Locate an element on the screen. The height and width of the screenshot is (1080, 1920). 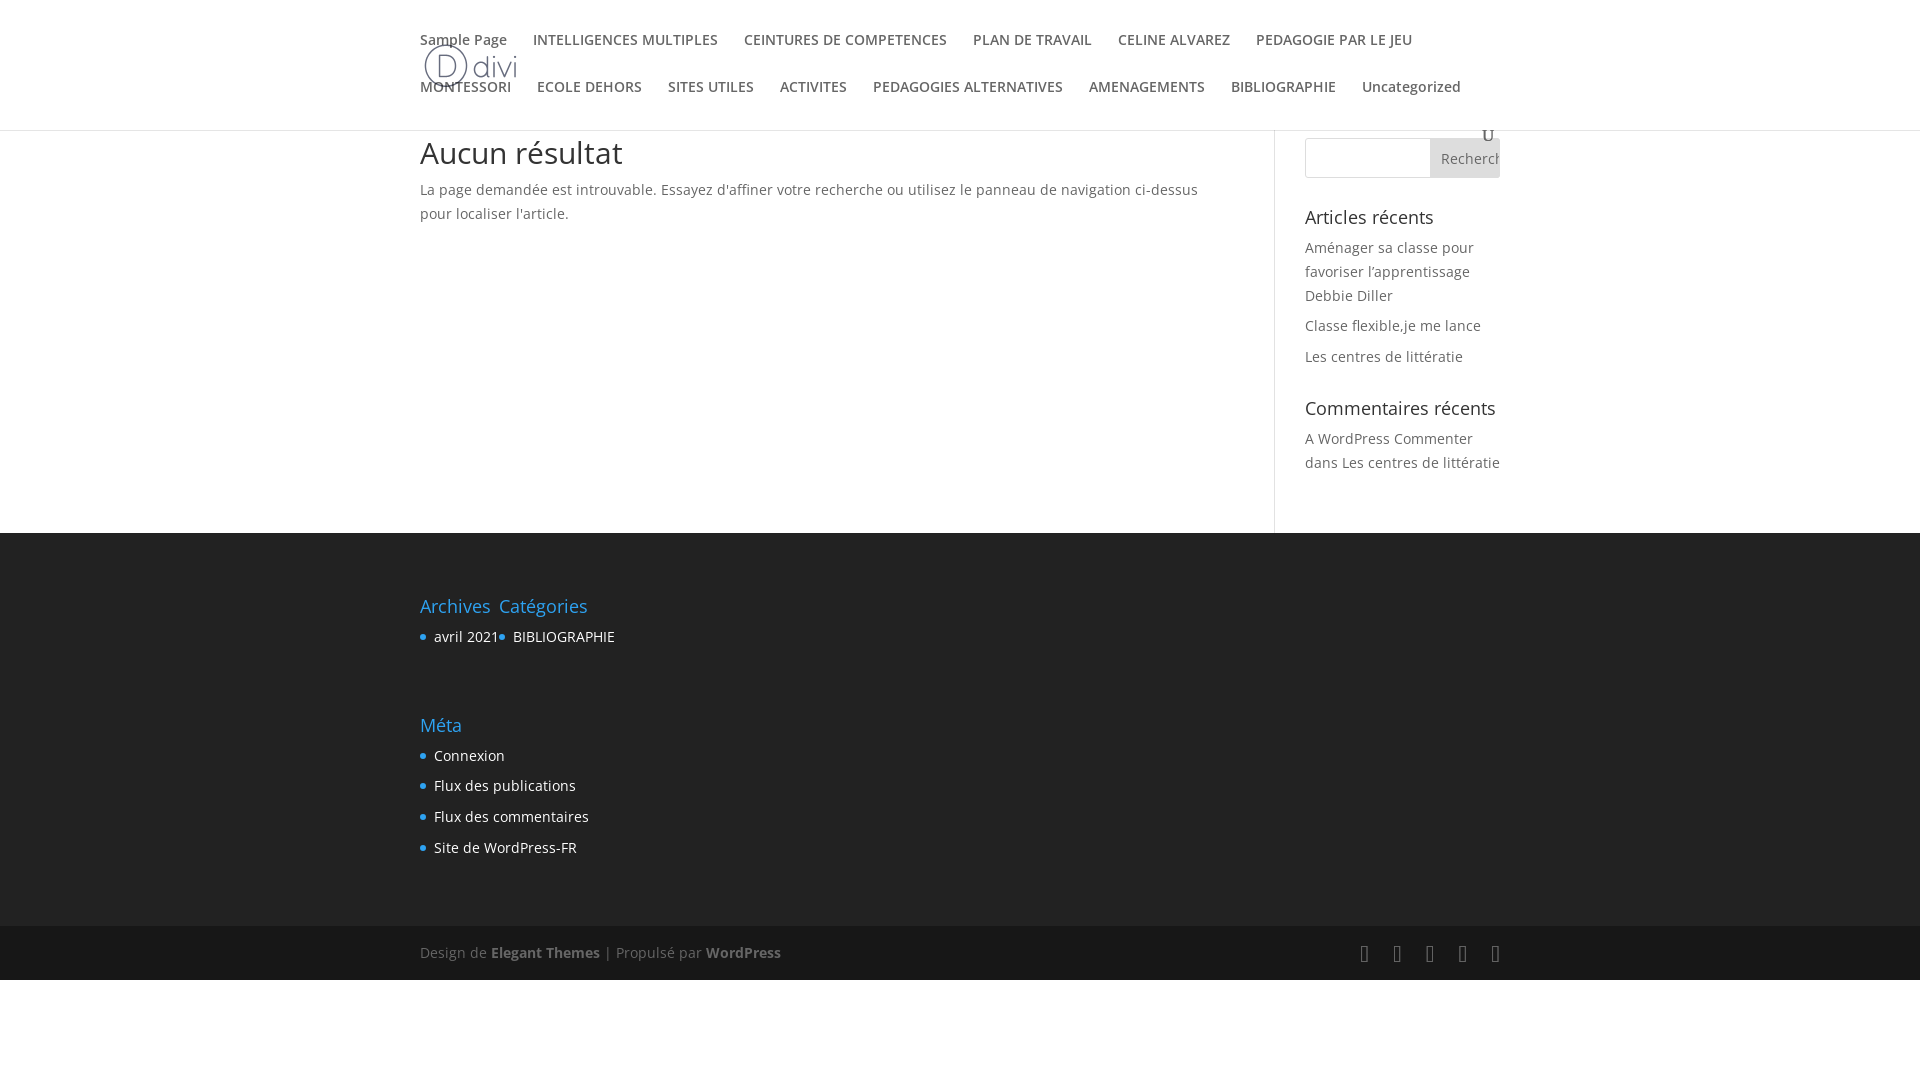
'MONTESSORI' is located at coordinates (464, 103).